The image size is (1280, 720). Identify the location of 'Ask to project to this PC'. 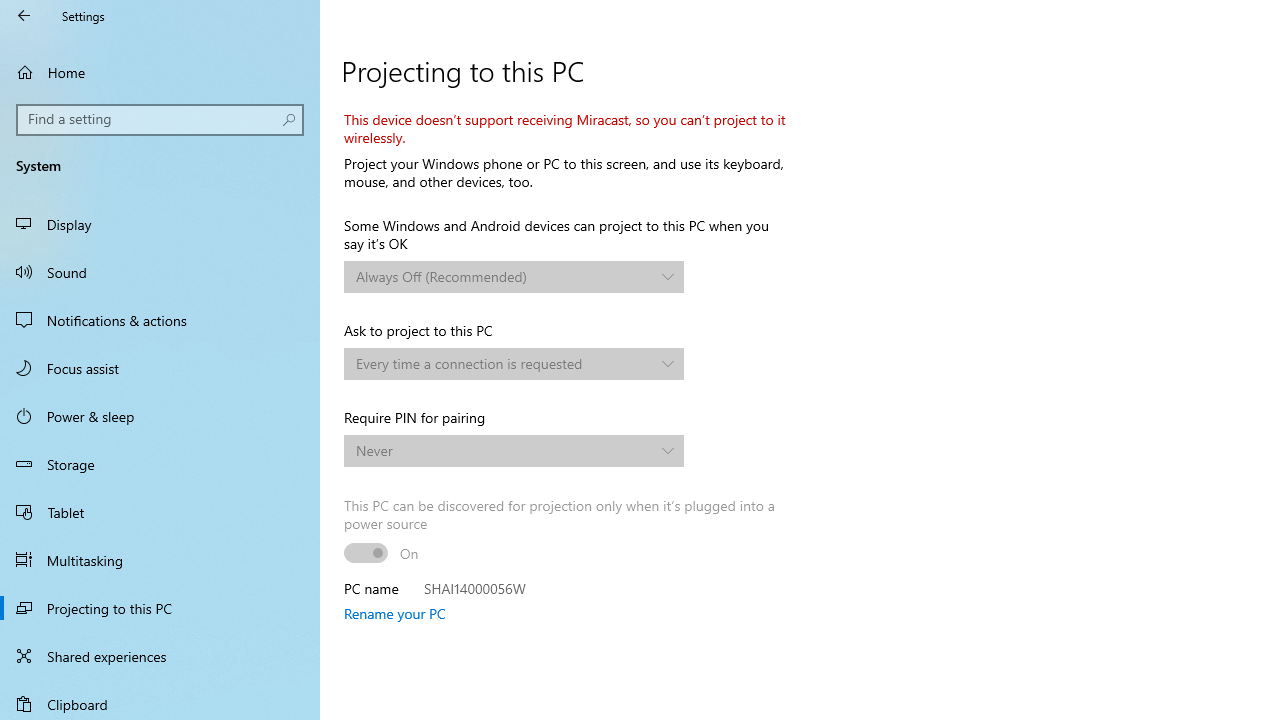
(513, 363).